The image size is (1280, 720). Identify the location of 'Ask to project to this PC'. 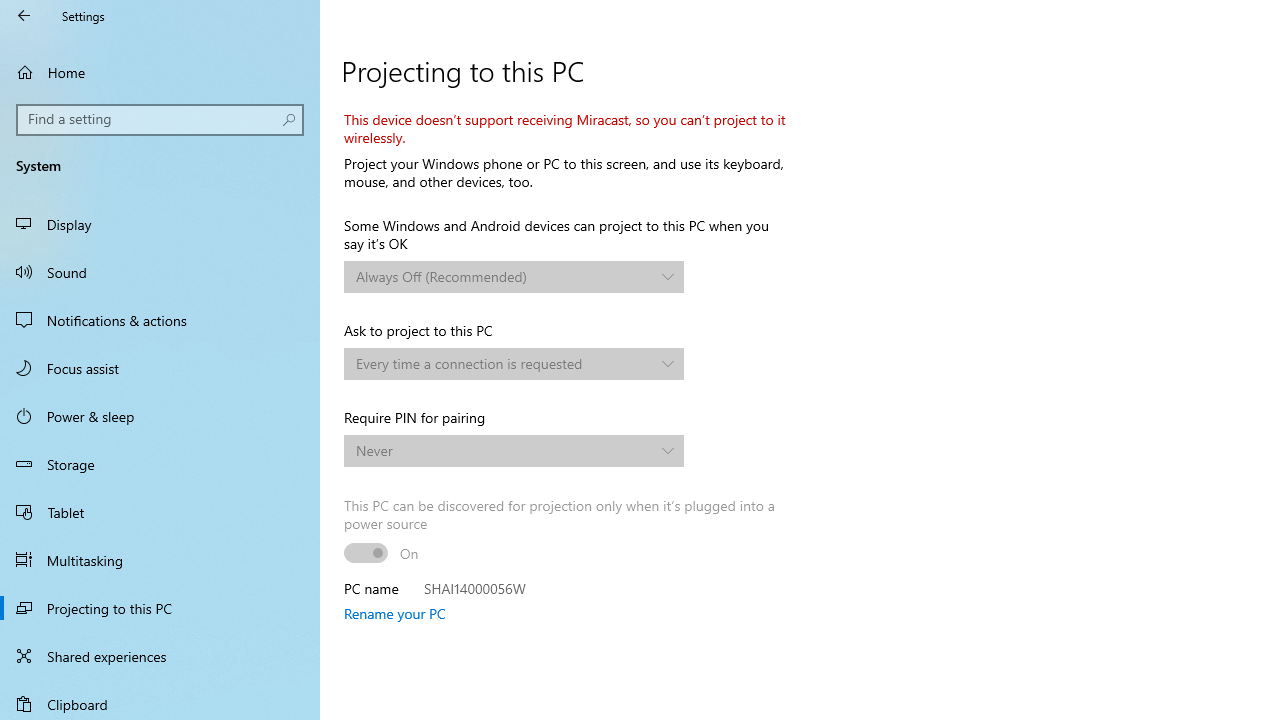
(513, 363).